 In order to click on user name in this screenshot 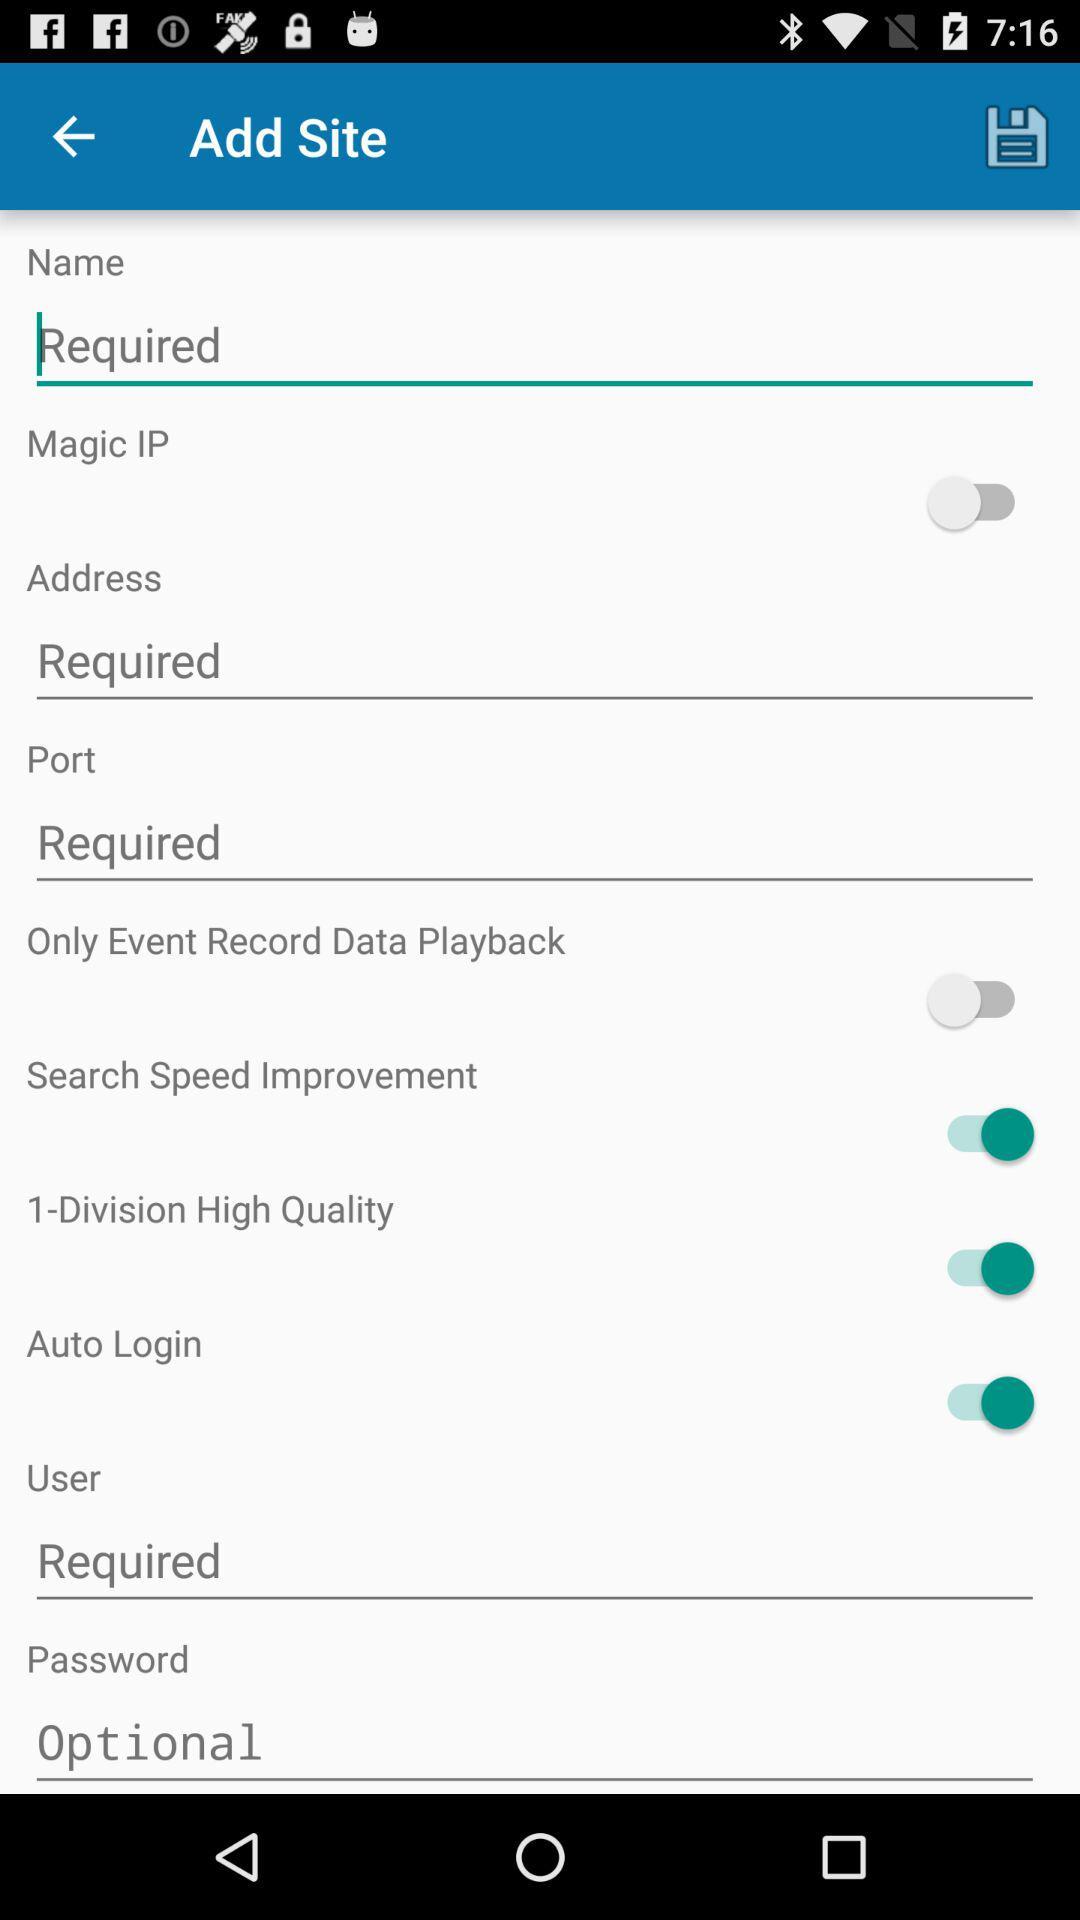, I will do `click(533, 1559)`.